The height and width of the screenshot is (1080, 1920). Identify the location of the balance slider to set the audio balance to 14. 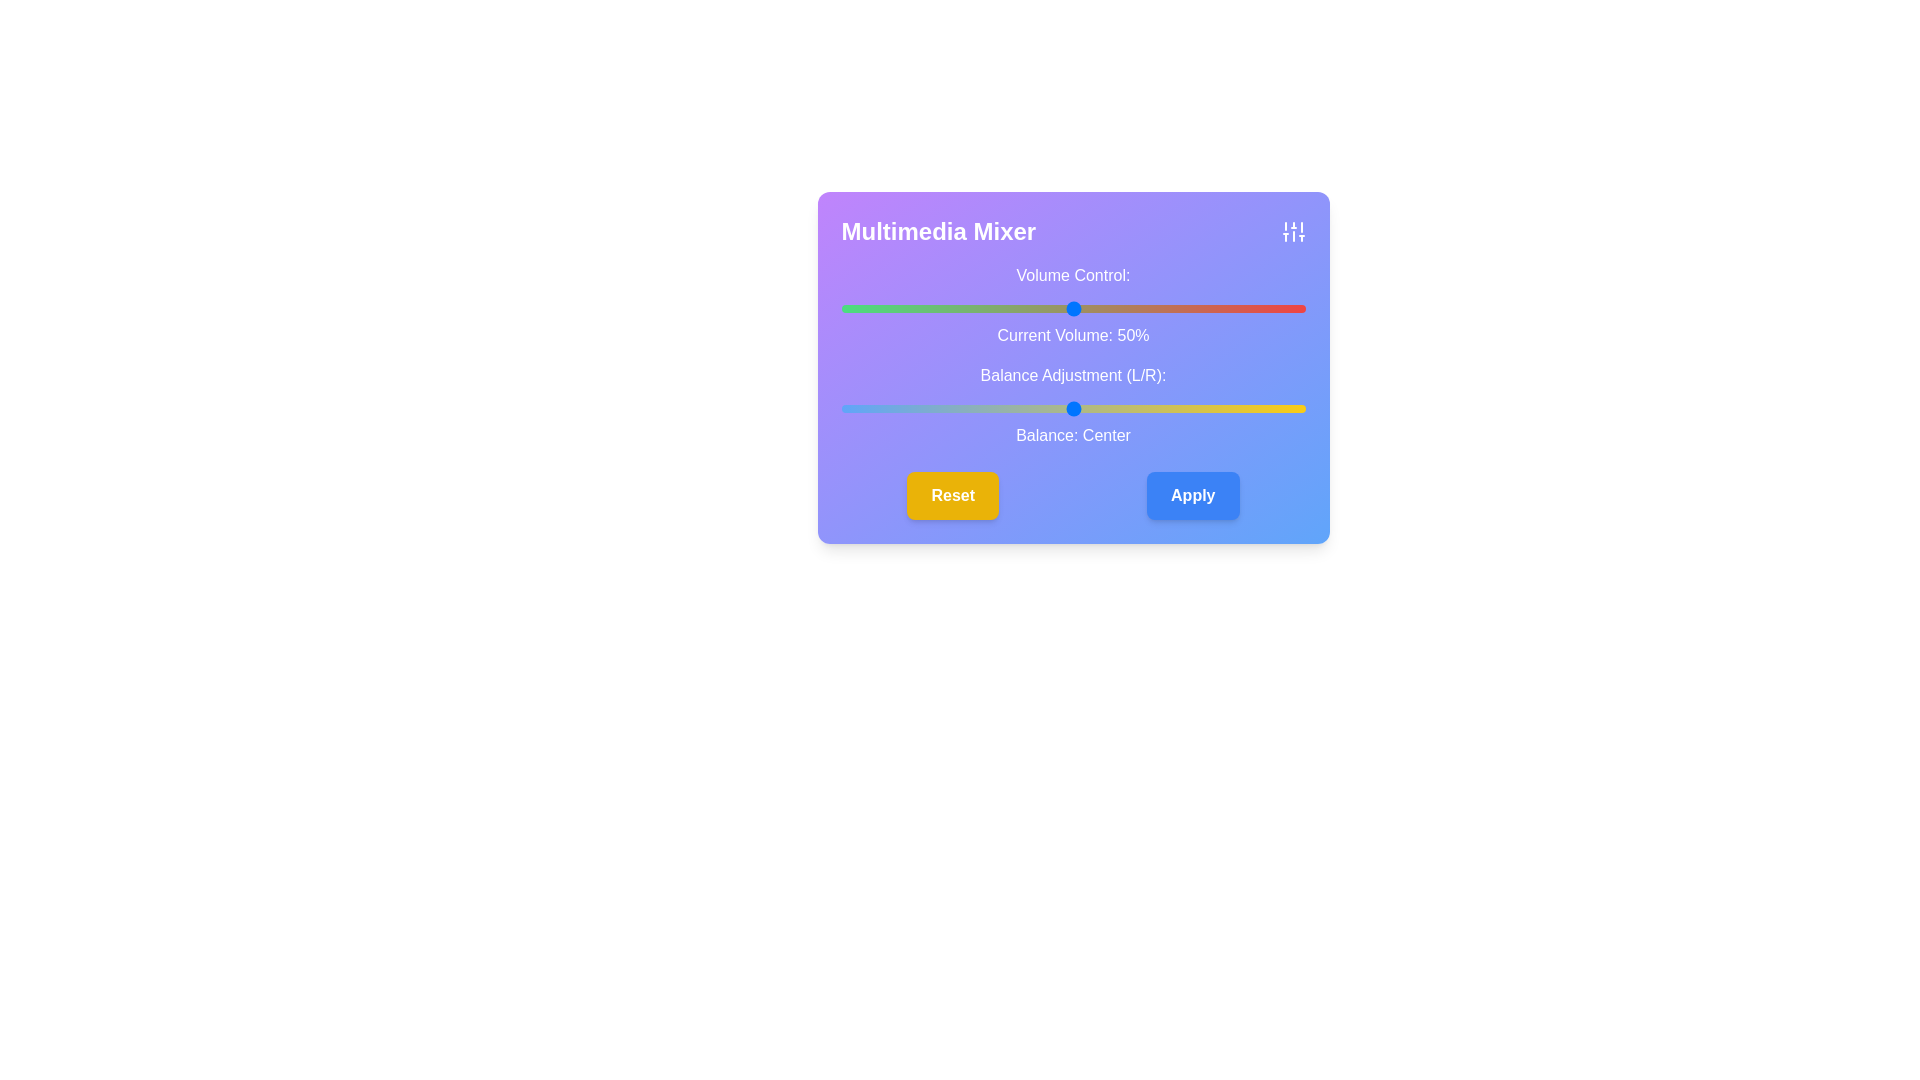
(1138, 407).